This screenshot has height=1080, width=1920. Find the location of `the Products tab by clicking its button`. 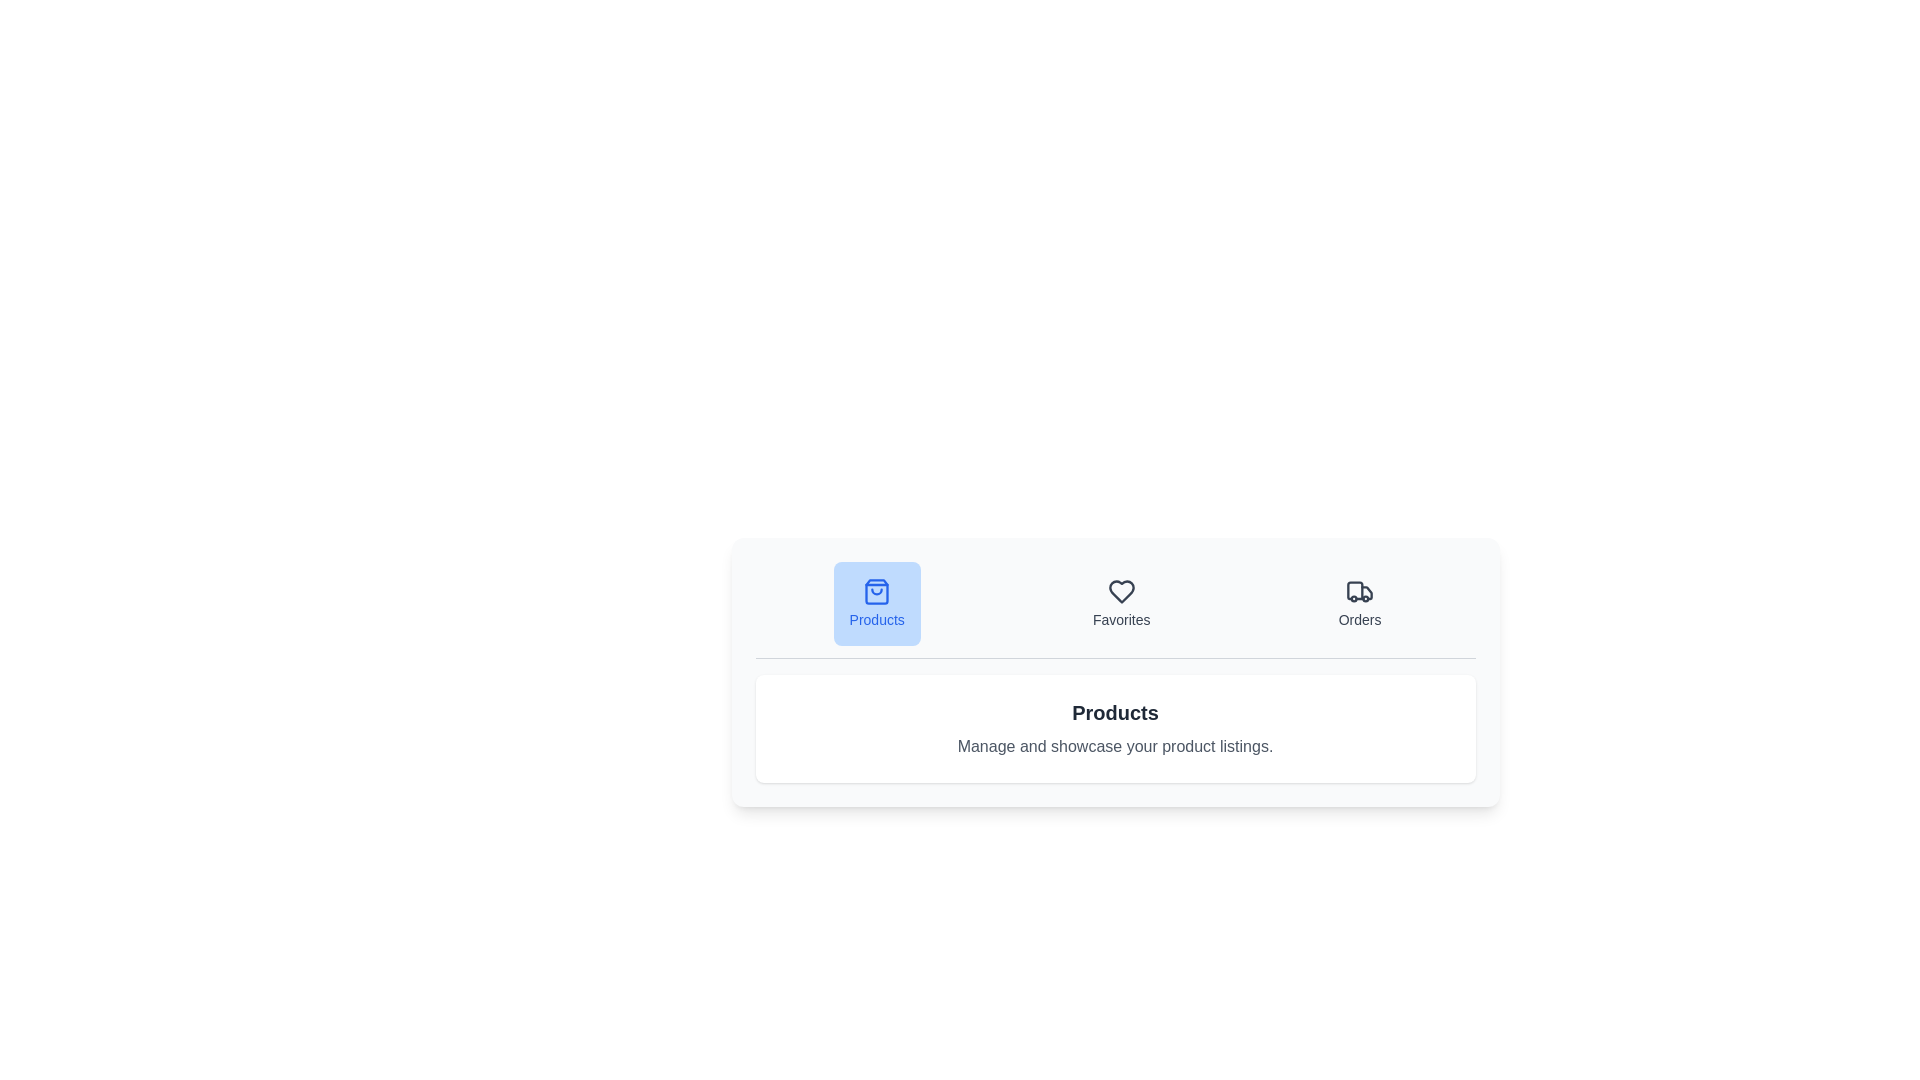

the Products tab by clicking its button is located at coordinates (877, 603).